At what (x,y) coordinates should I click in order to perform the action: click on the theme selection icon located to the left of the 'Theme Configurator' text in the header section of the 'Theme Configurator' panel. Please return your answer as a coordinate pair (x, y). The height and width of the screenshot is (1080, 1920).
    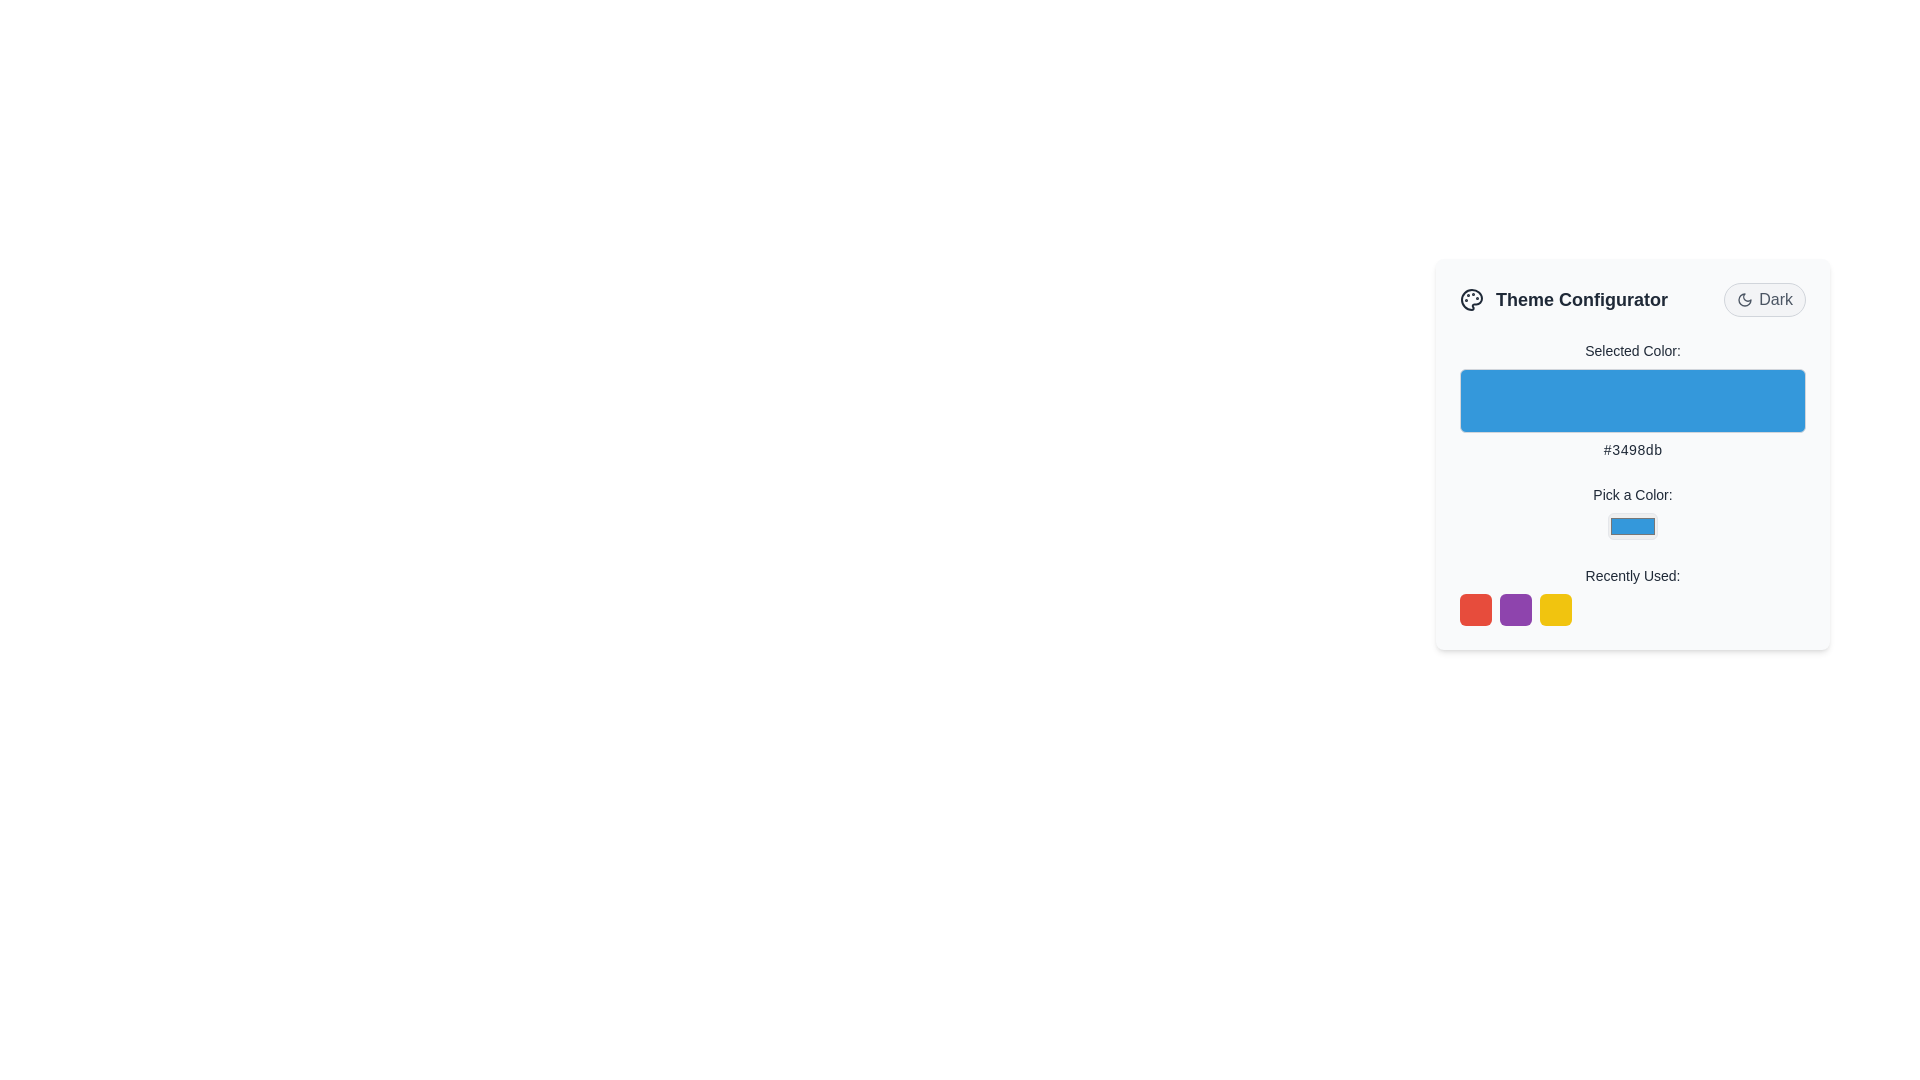
    Looking at the image, I should click on (1472, 300).